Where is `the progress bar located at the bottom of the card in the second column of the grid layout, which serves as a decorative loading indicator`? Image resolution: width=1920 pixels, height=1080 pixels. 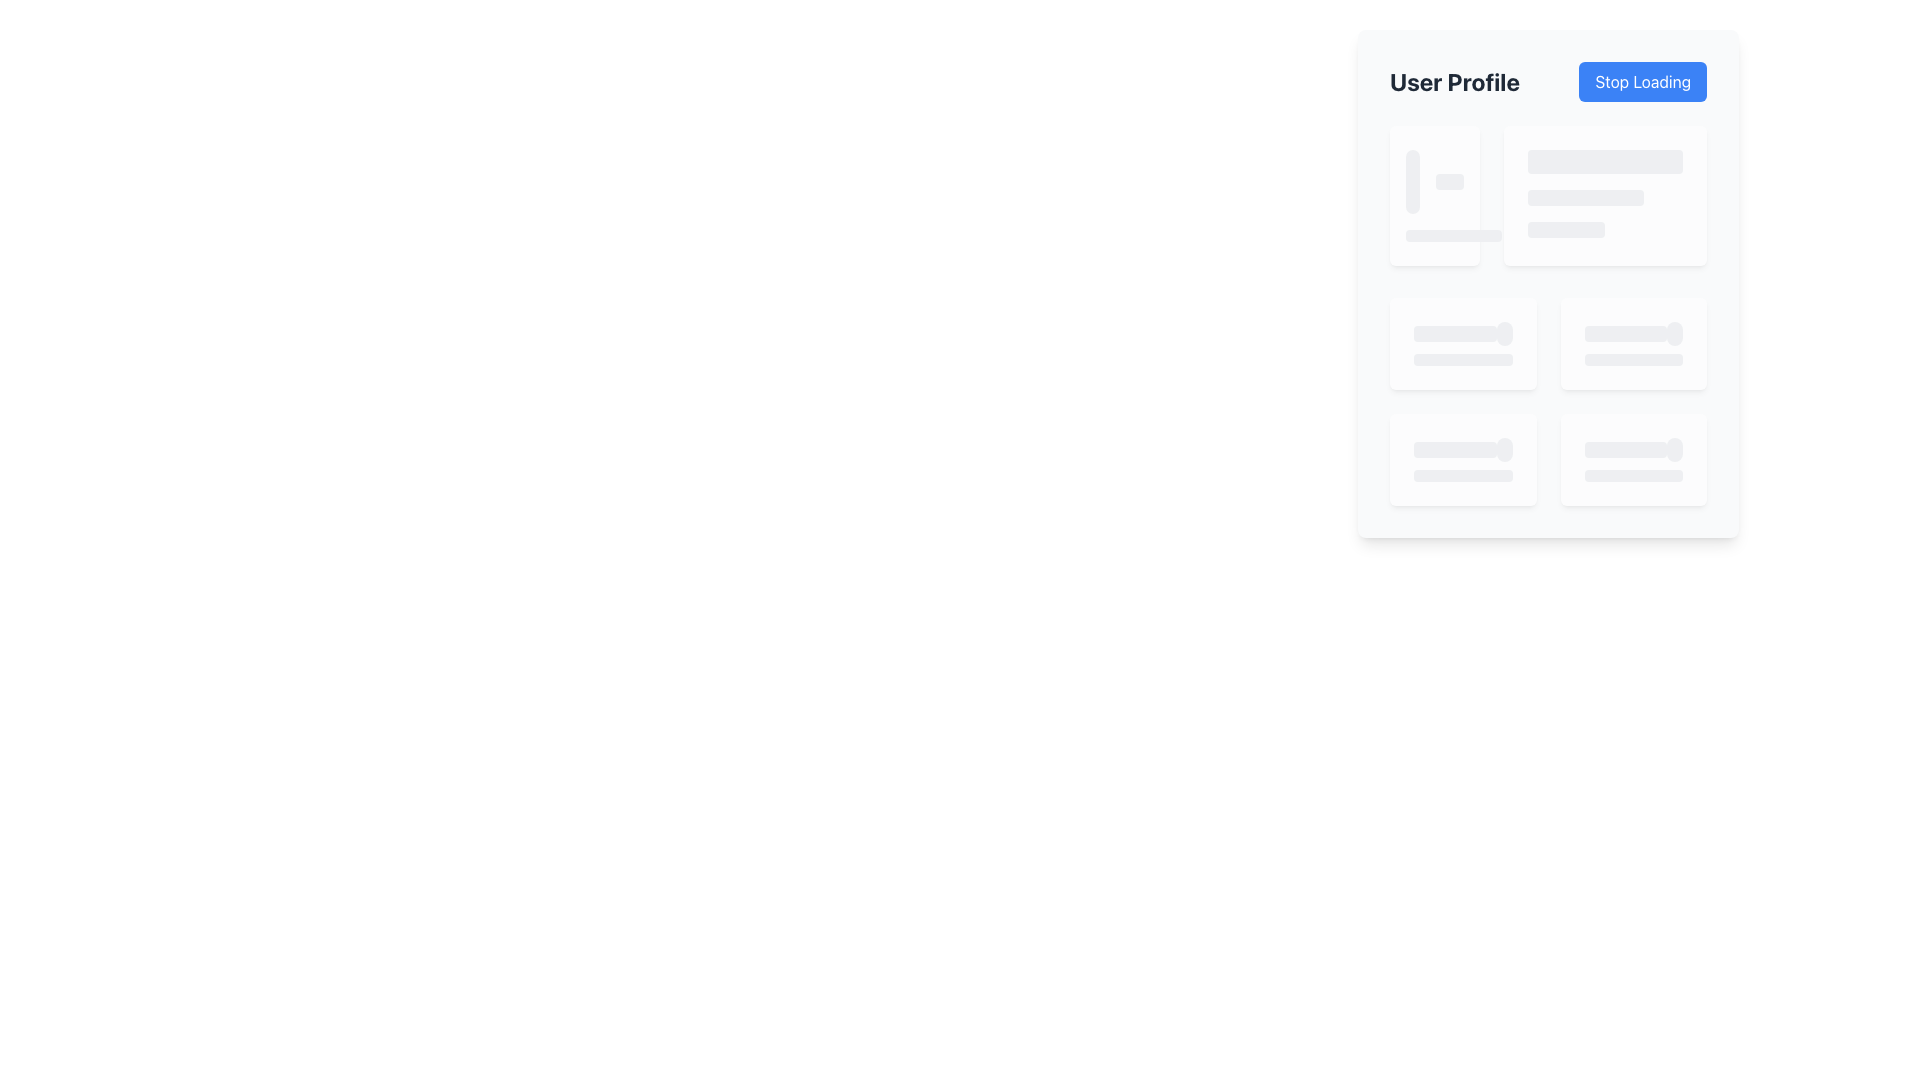
the progress bar located at the bottom of the card in the second column of the grid layout, which serves as a decorative loading indicator is located at coordinates (1633, 358).